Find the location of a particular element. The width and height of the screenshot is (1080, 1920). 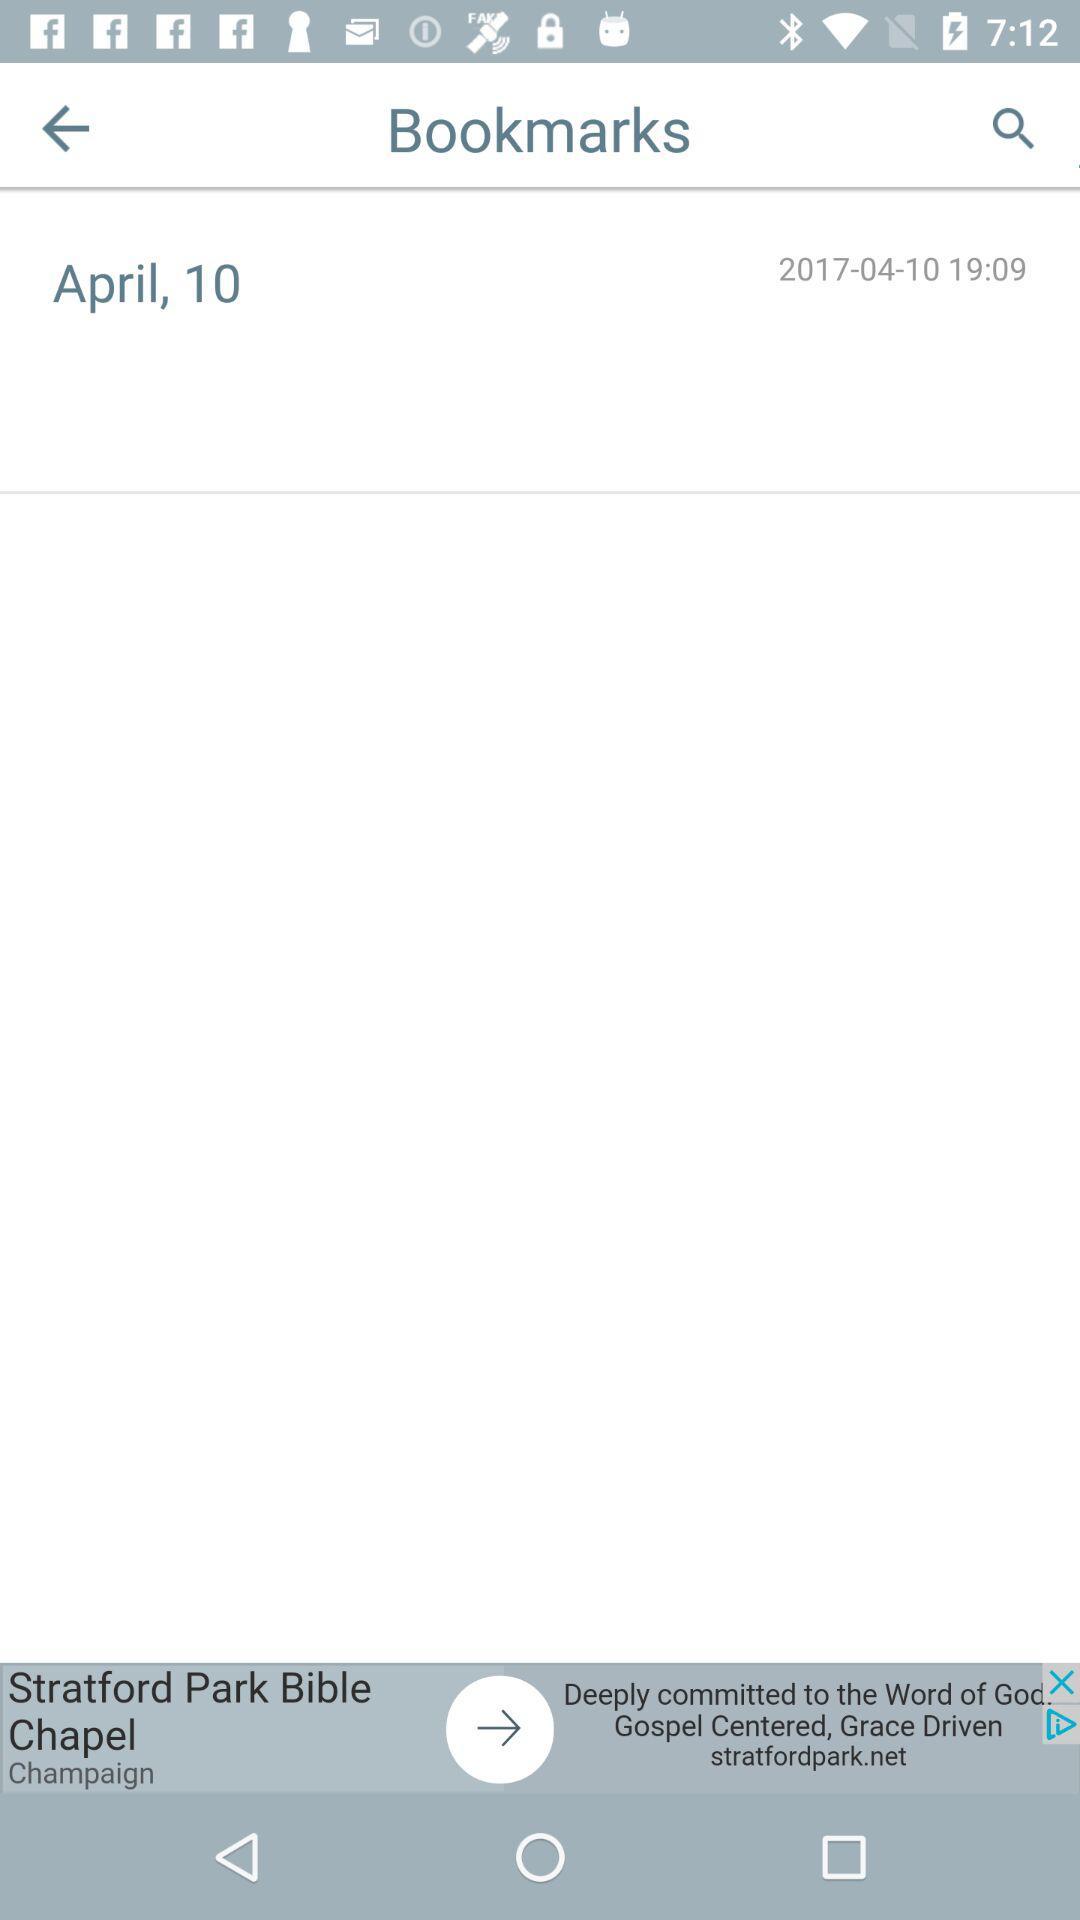

search is located at coordinates (1013, 127).